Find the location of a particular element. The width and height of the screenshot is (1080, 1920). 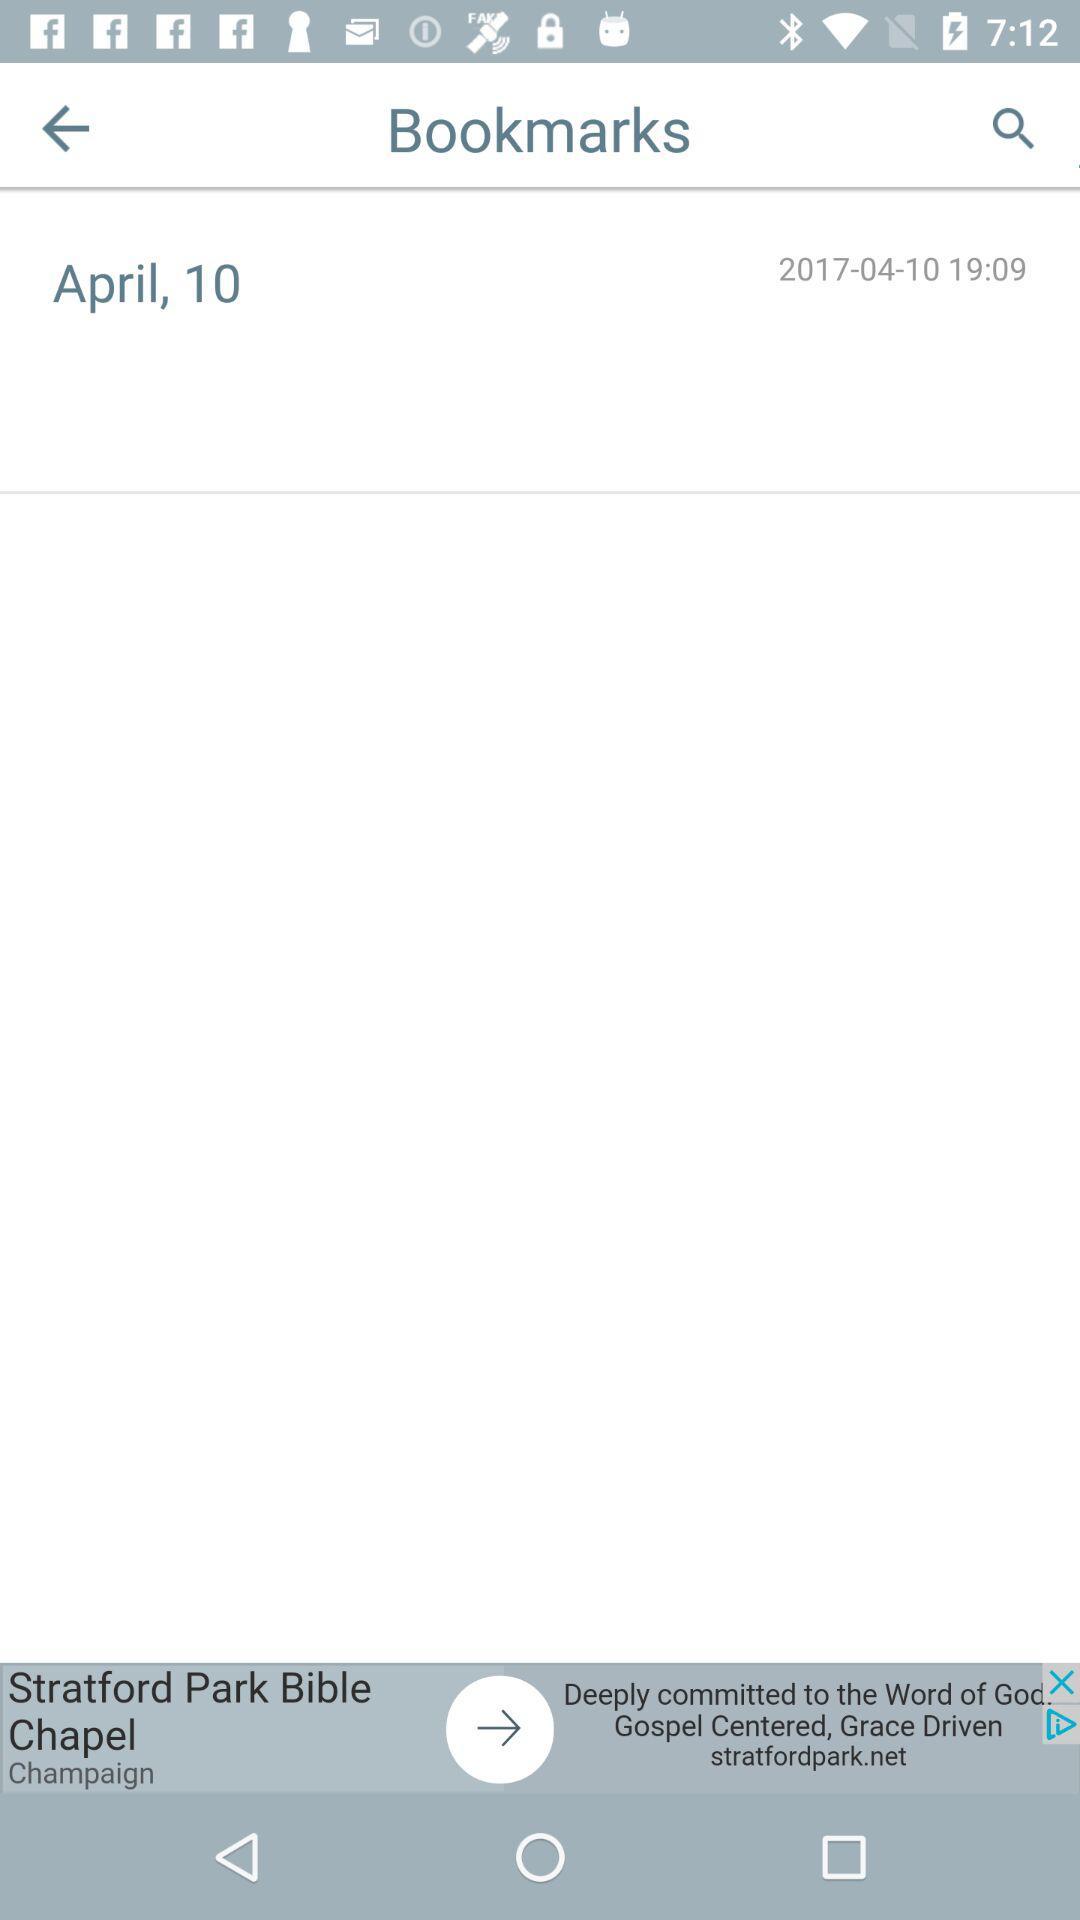

search is located at coordinates (1013, 127).